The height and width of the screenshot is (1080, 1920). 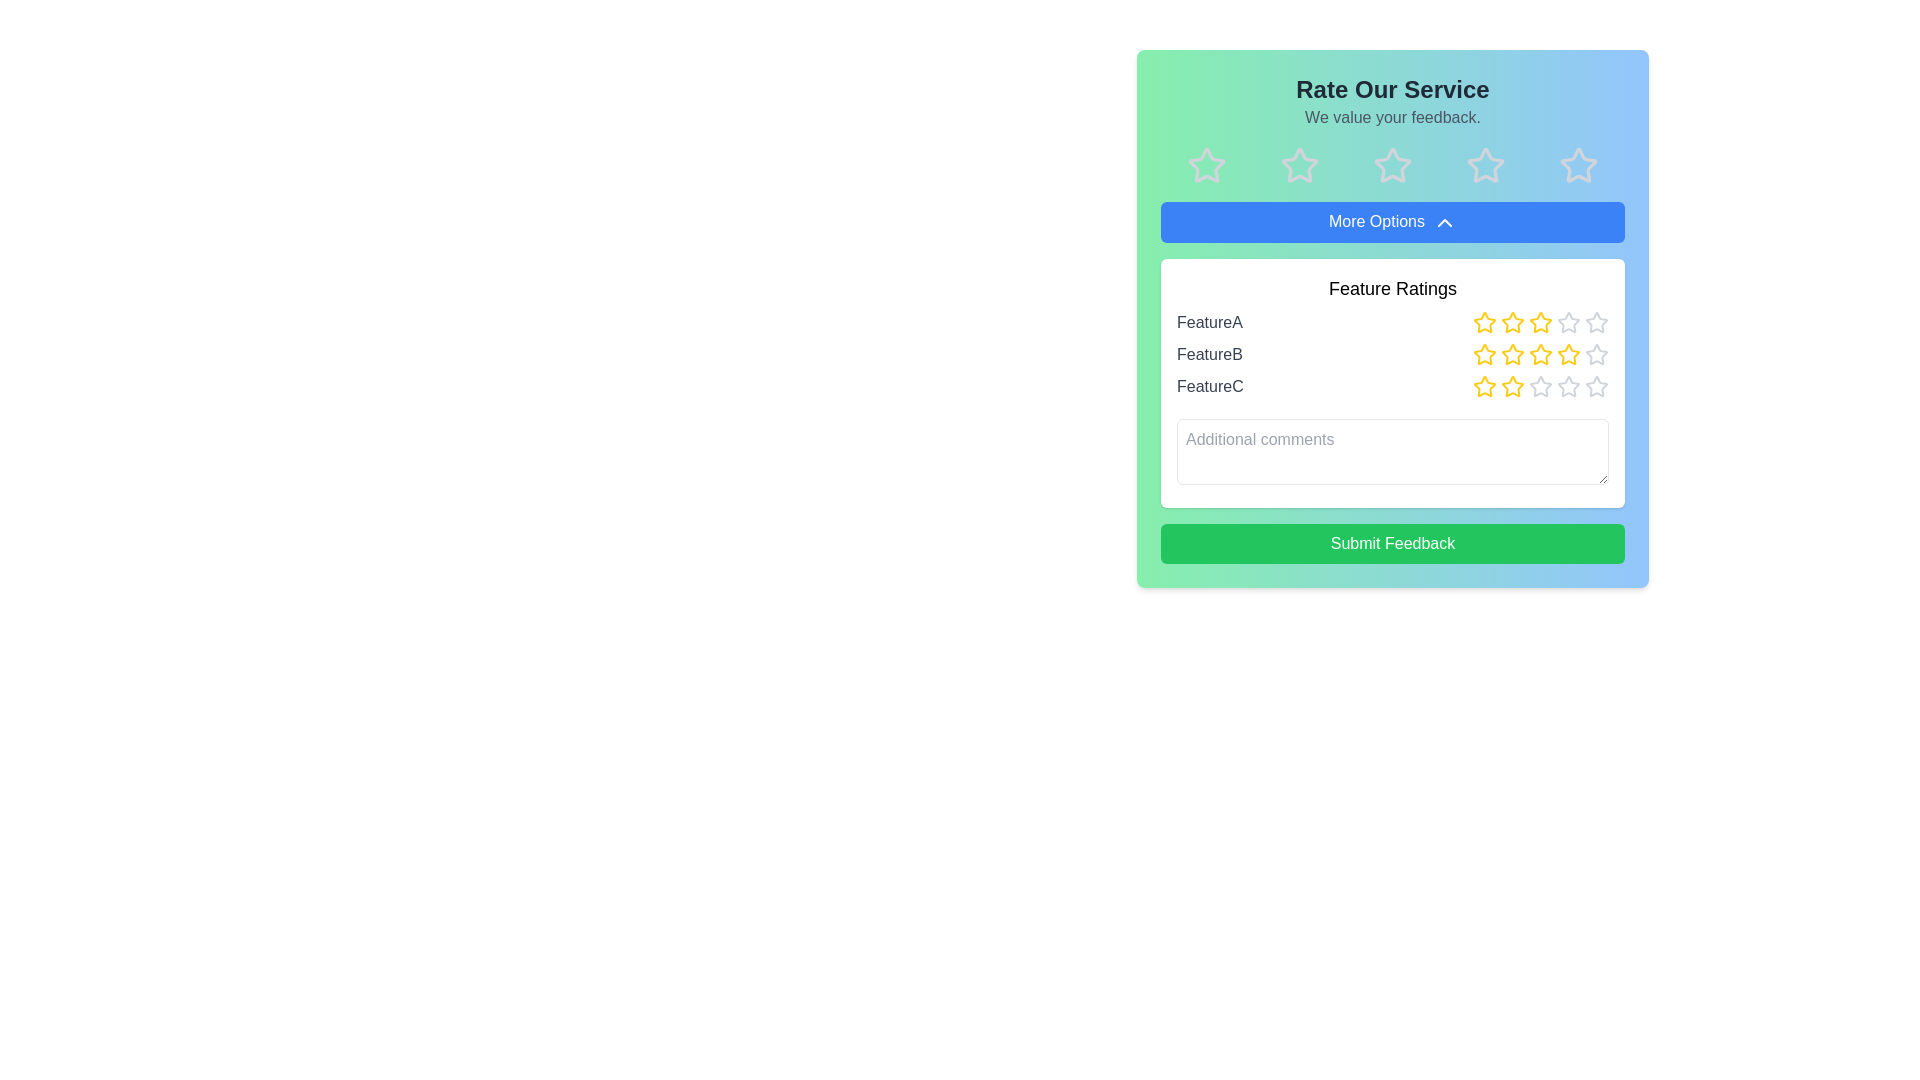 What do you see at coordinates (1512, 353) in the screenshot?
I see `the yellow star icon representing a rating in the second row of the rating section for 'FeatureB'` at bounding box center [1512, 353].